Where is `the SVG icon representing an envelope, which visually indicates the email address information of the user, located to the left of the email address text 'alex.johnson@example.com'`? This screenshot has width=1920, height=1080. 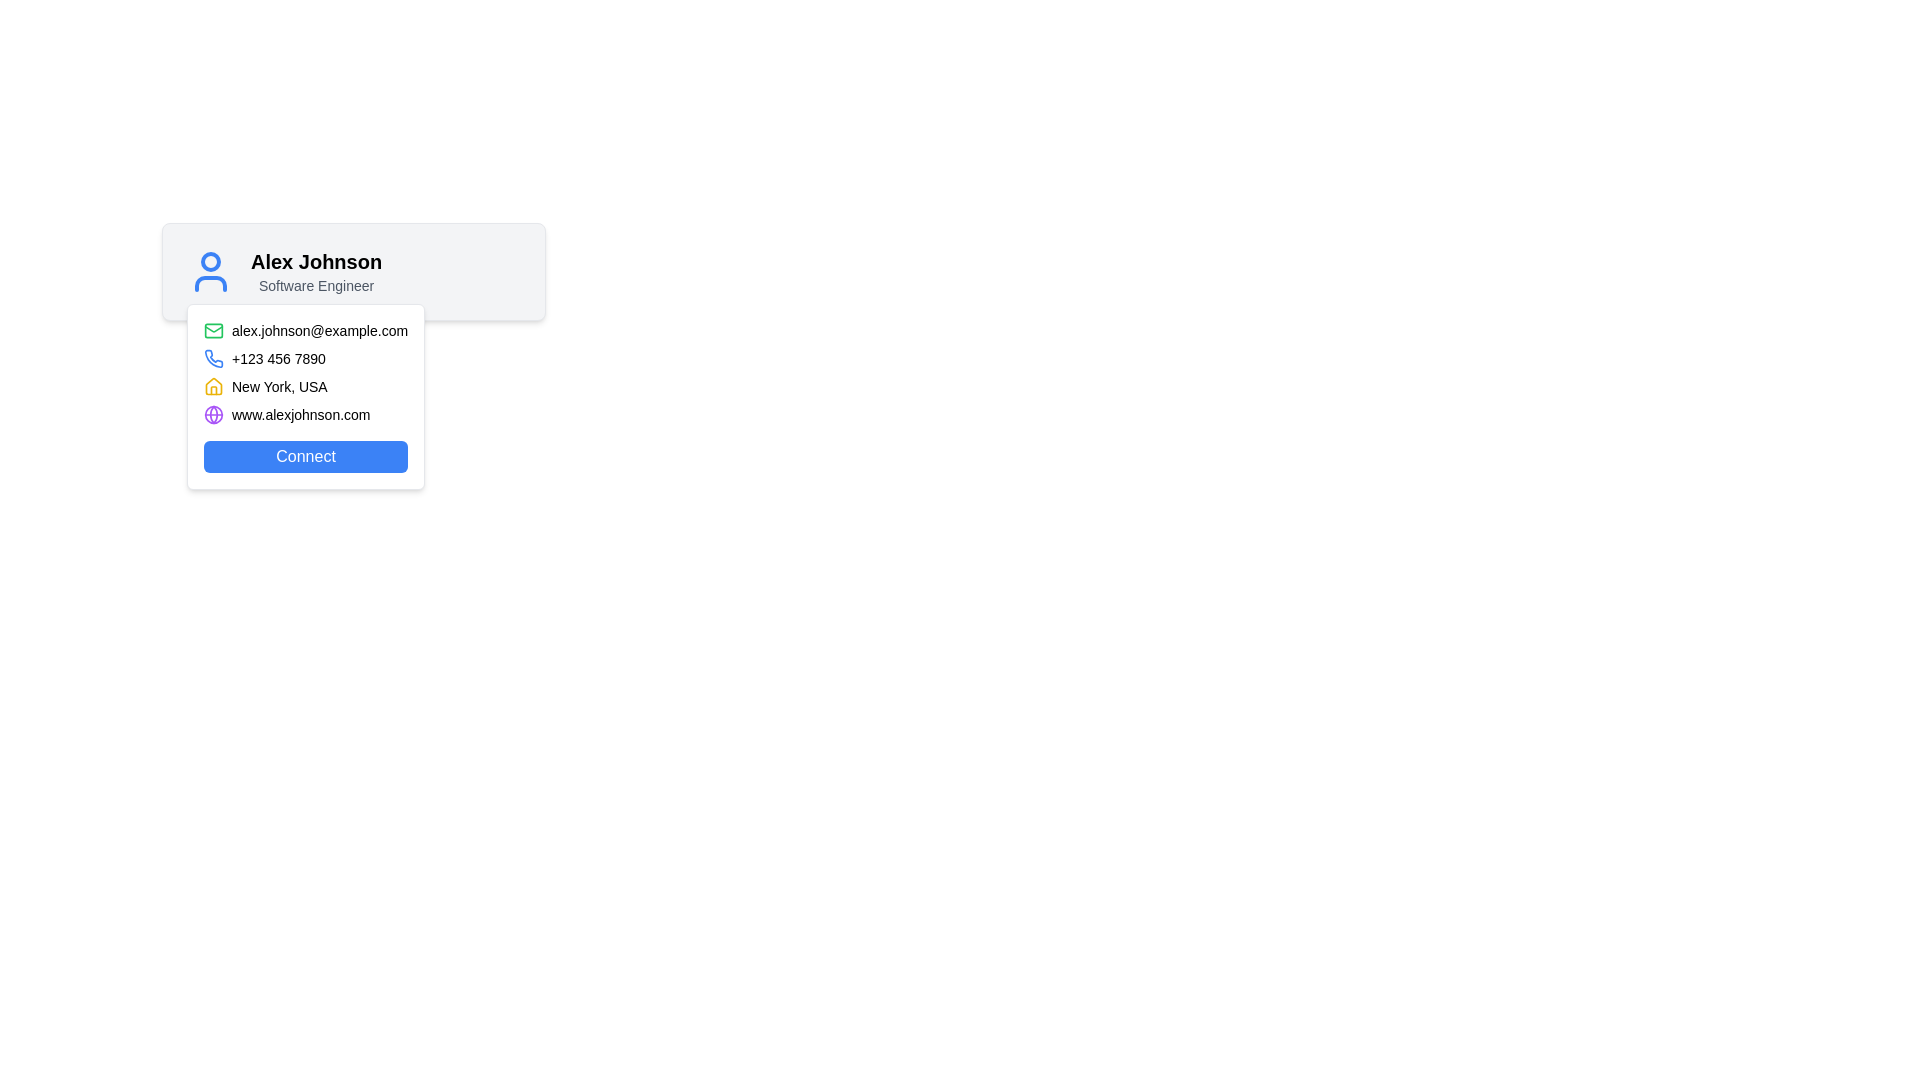
the SVG icon representing an envelope, which visually indicates the email address information of the user, located to the left of the email address text 'alex.johnson@example.com' is located at coordinates (214, 330).